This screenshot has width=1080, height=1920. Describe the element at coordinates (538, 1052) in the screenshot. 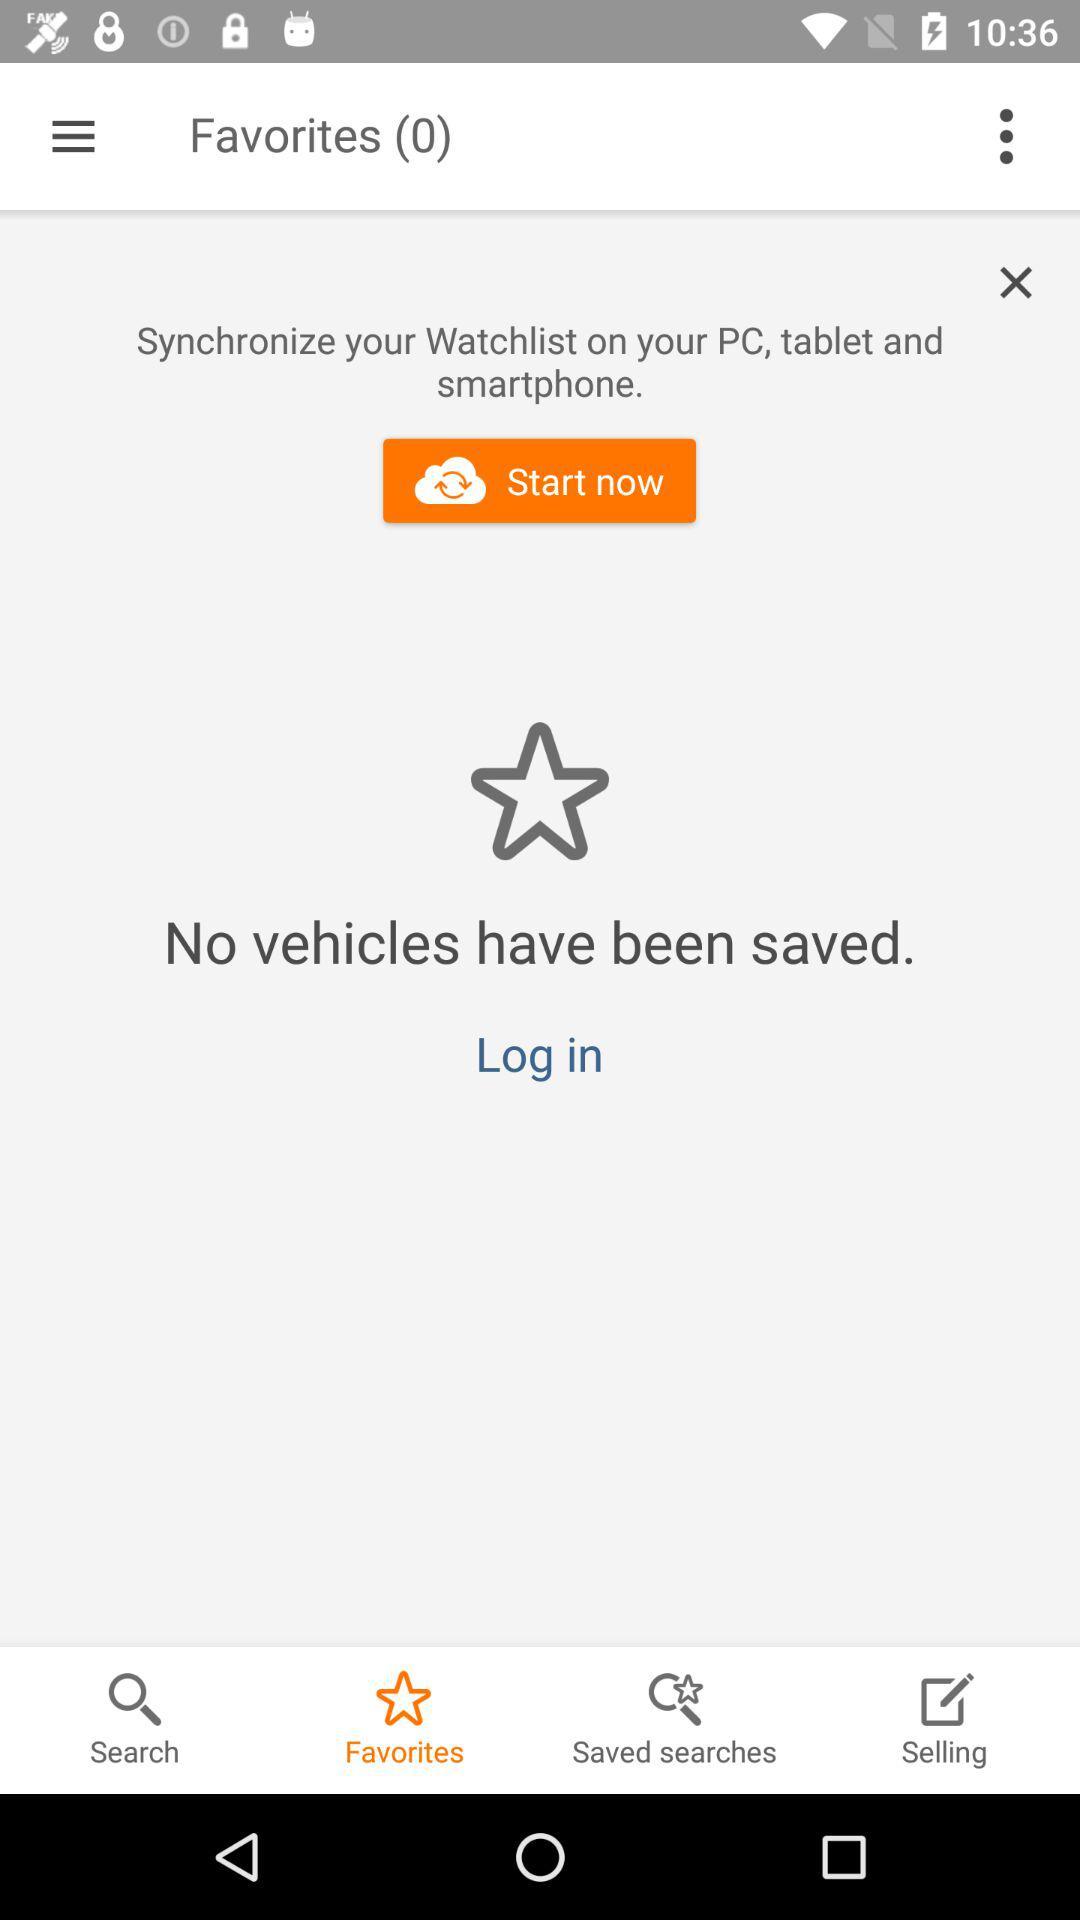

I see `the log in` at that location.